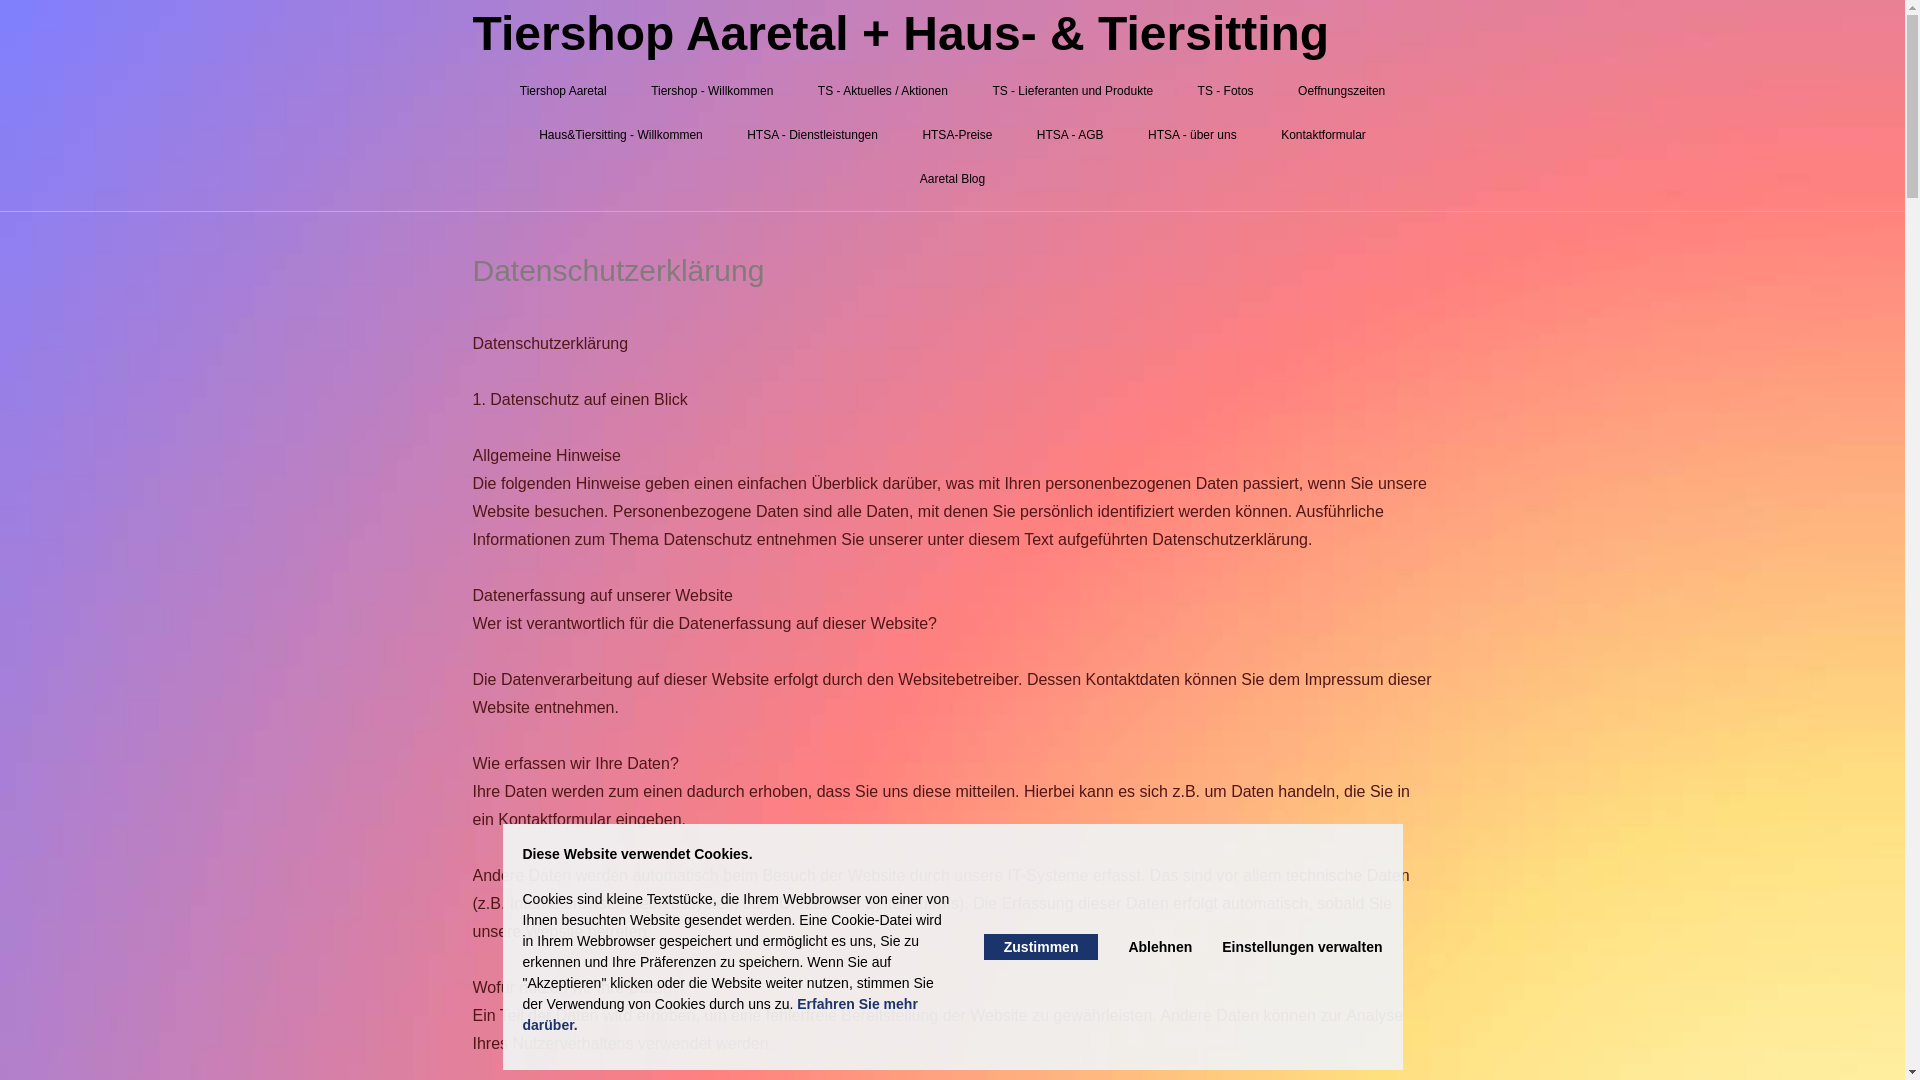 The image size is (1920, 1080). I want to click on 'Haus&Tiersitting - Willkommen', so click(619, 135).